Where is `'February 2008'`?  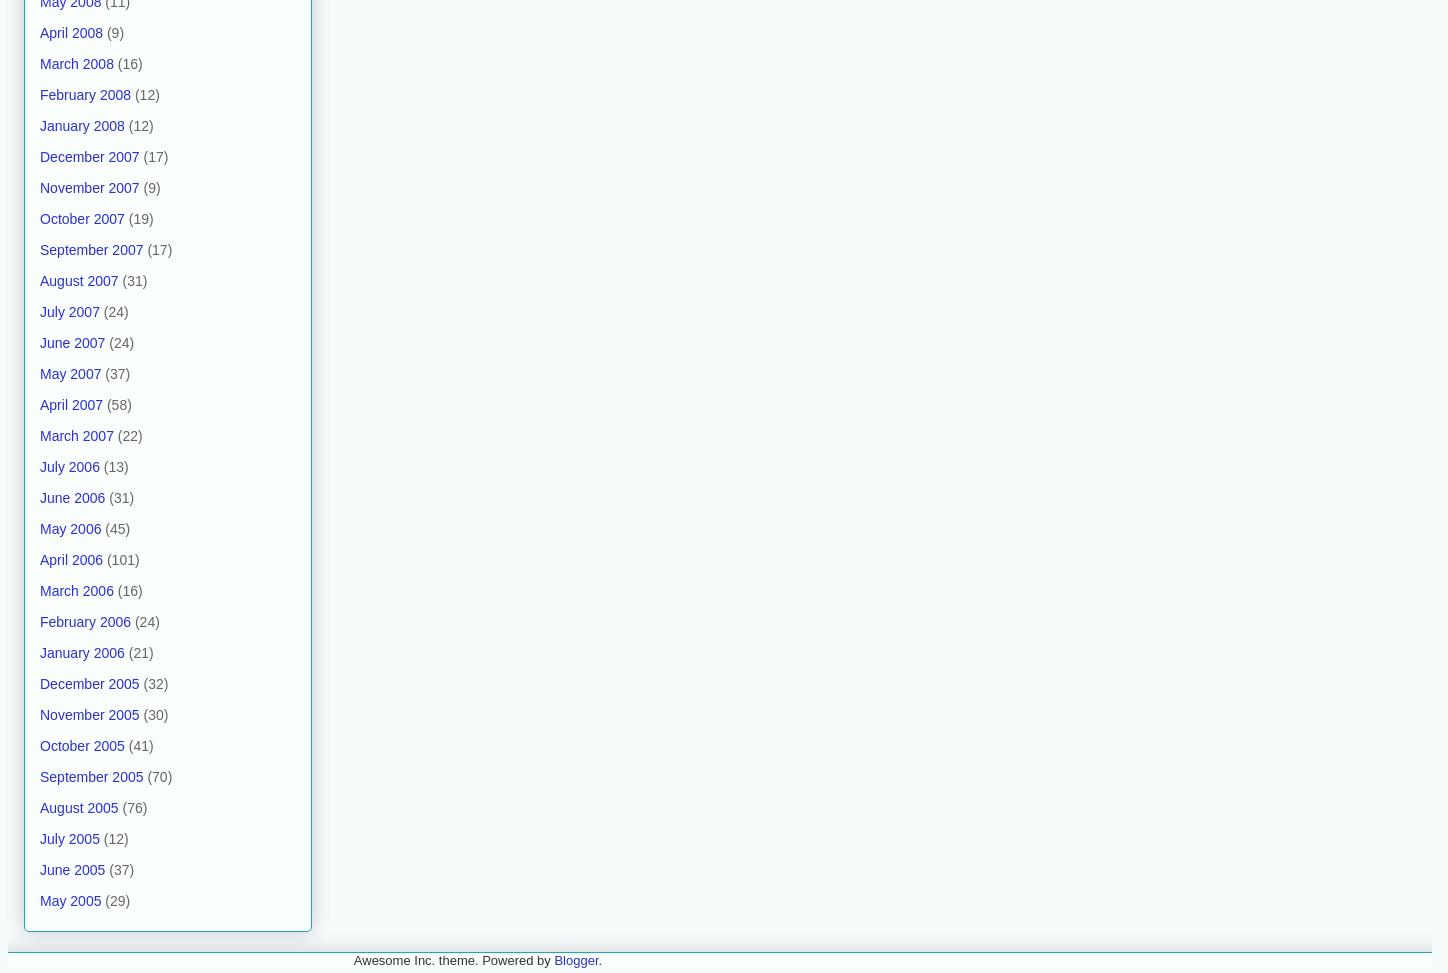
'February 2008' is located at coordinates (85, 92).